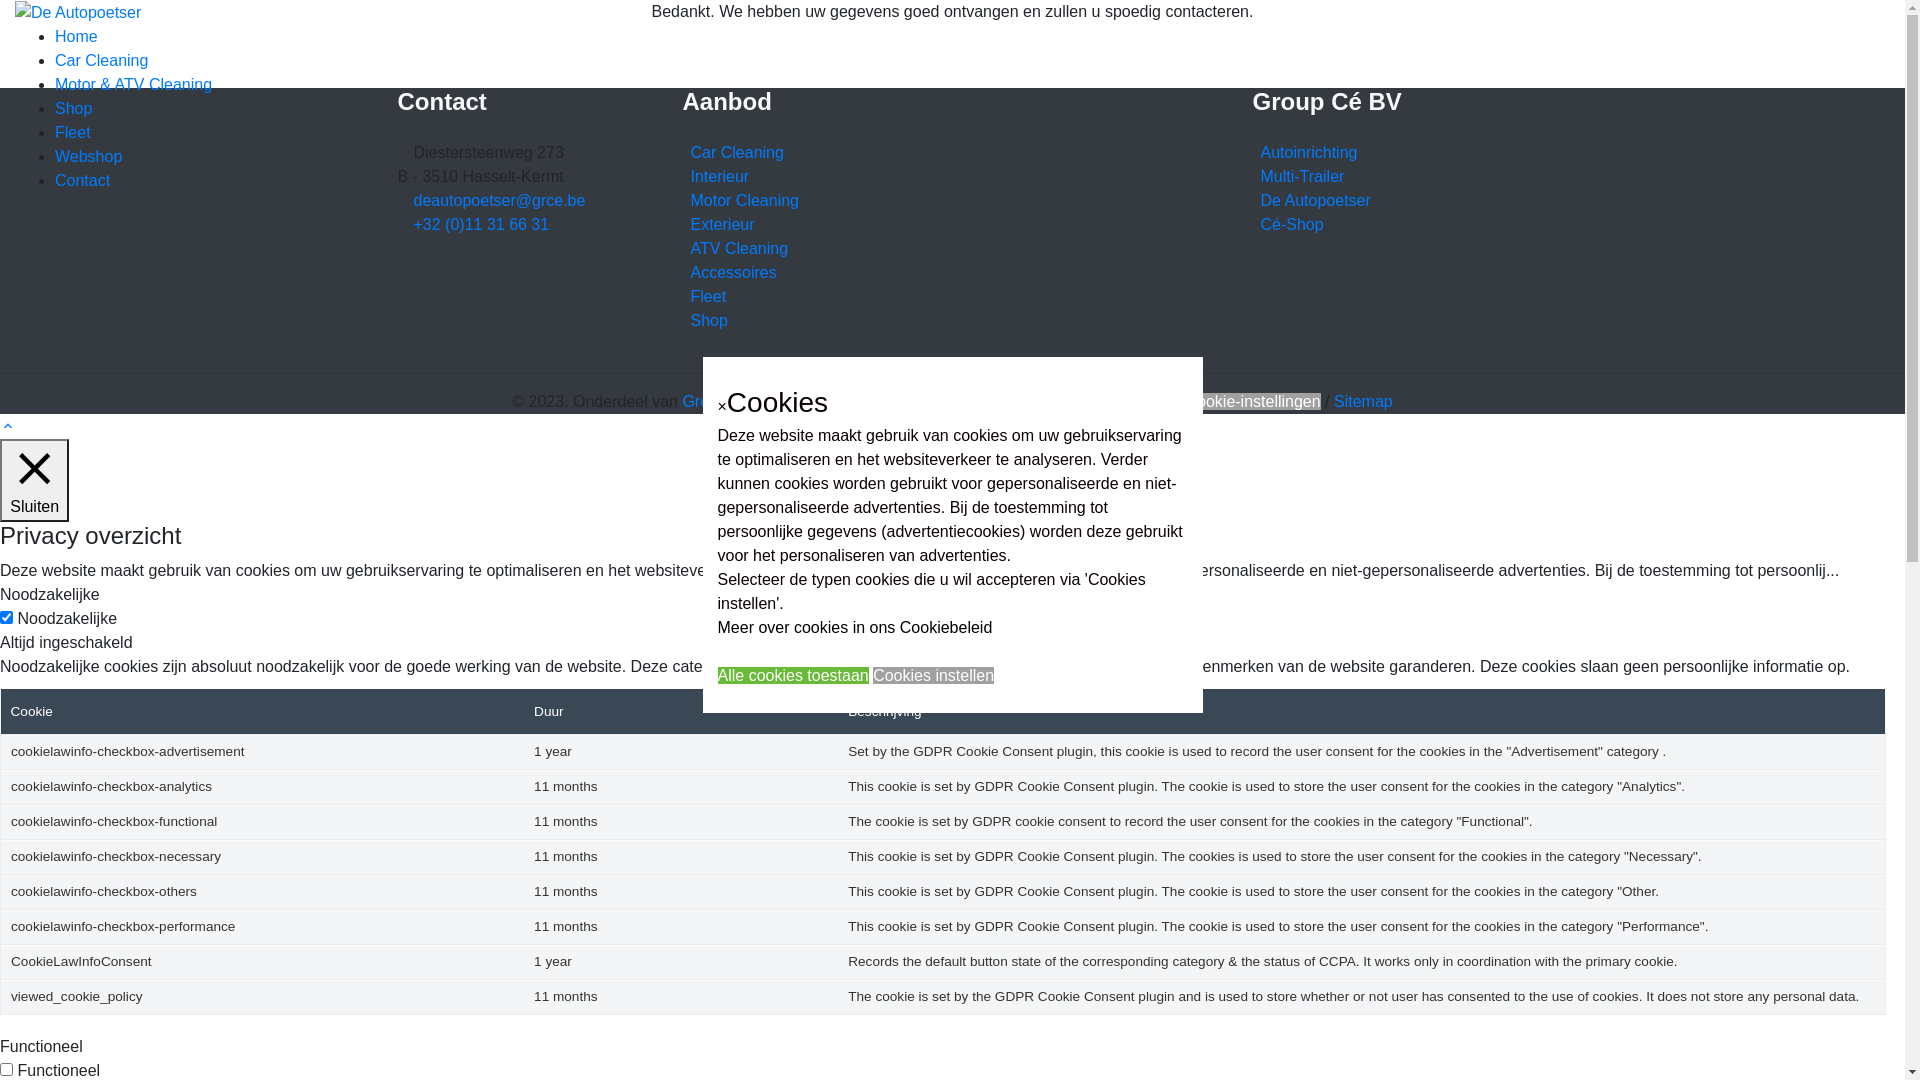  What do you see at coordinates (681, 224) in the screenshot?
I see `'Exterieur'` at bounding box center [681, 224].